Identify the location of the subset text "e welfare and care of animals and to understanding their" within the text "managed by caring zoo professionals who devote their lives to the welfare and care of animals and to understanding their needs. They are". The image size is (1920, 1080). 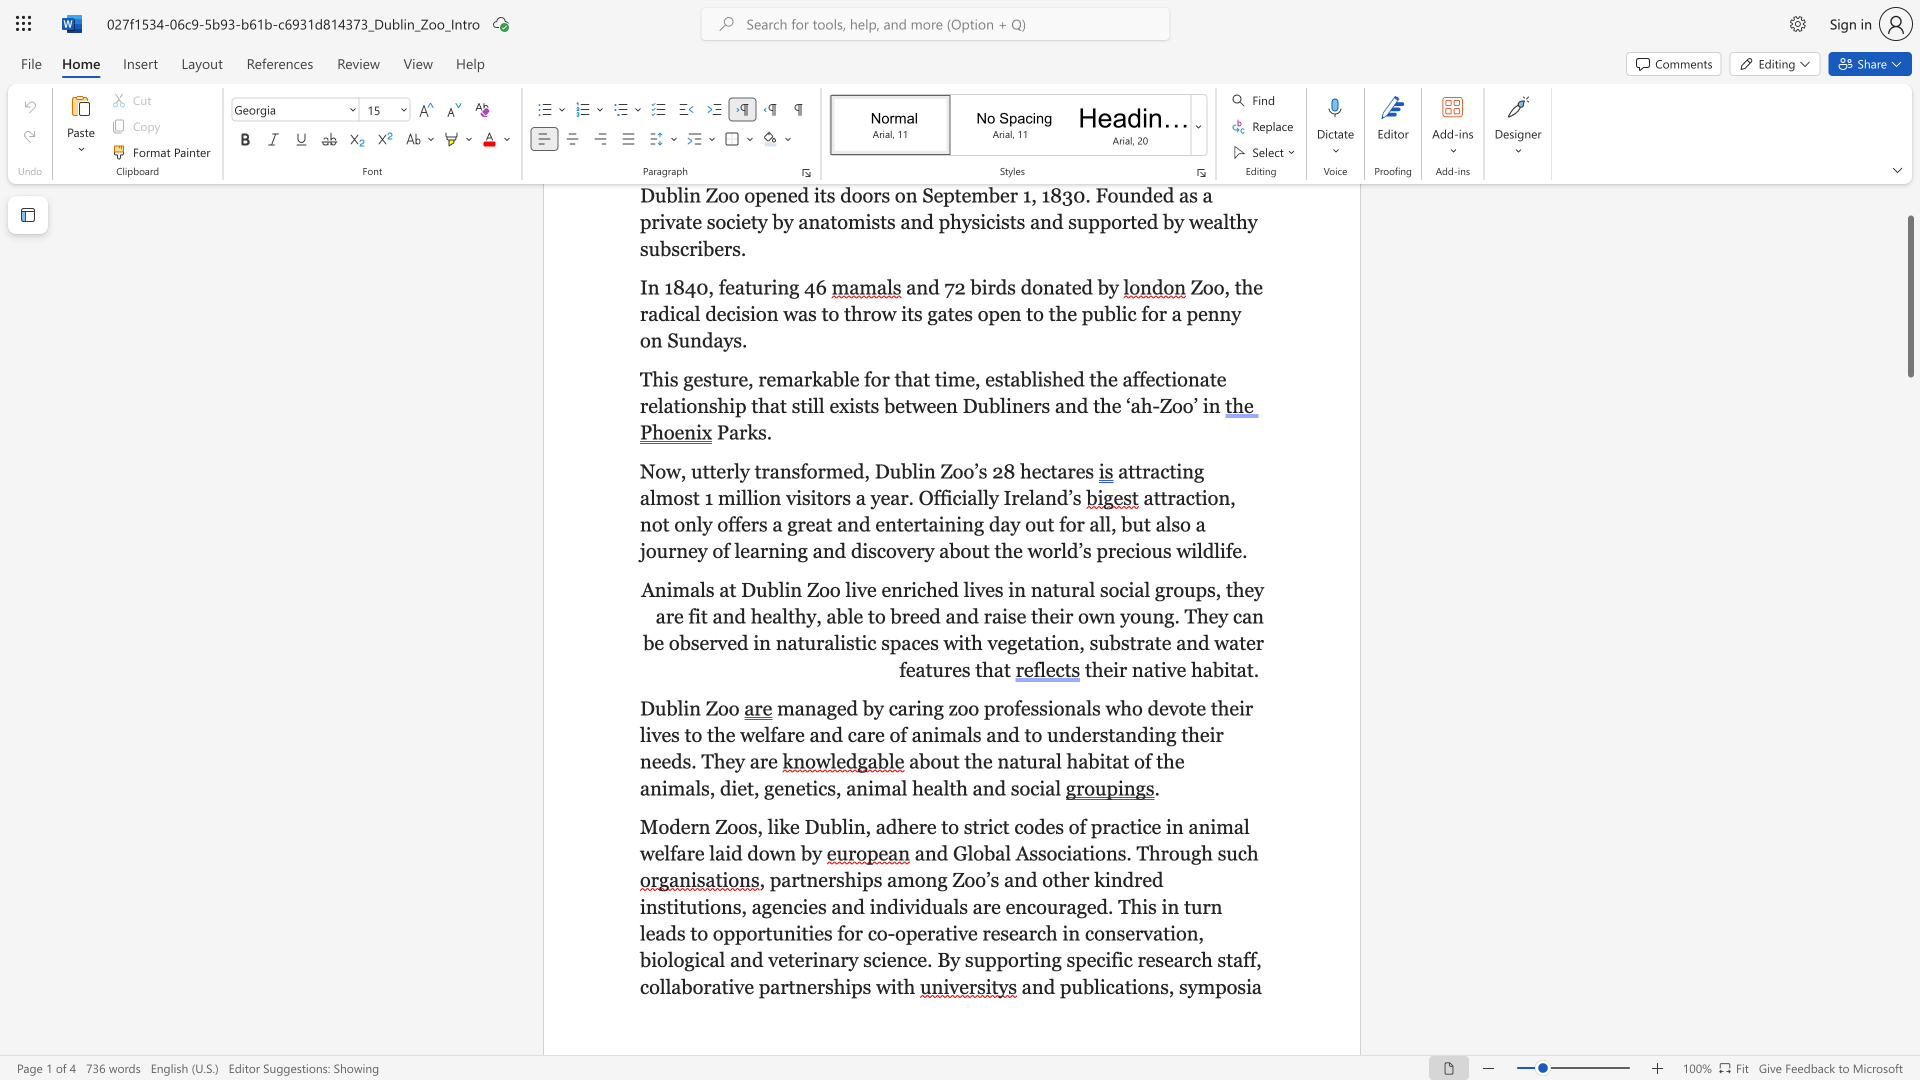
(724, 735).